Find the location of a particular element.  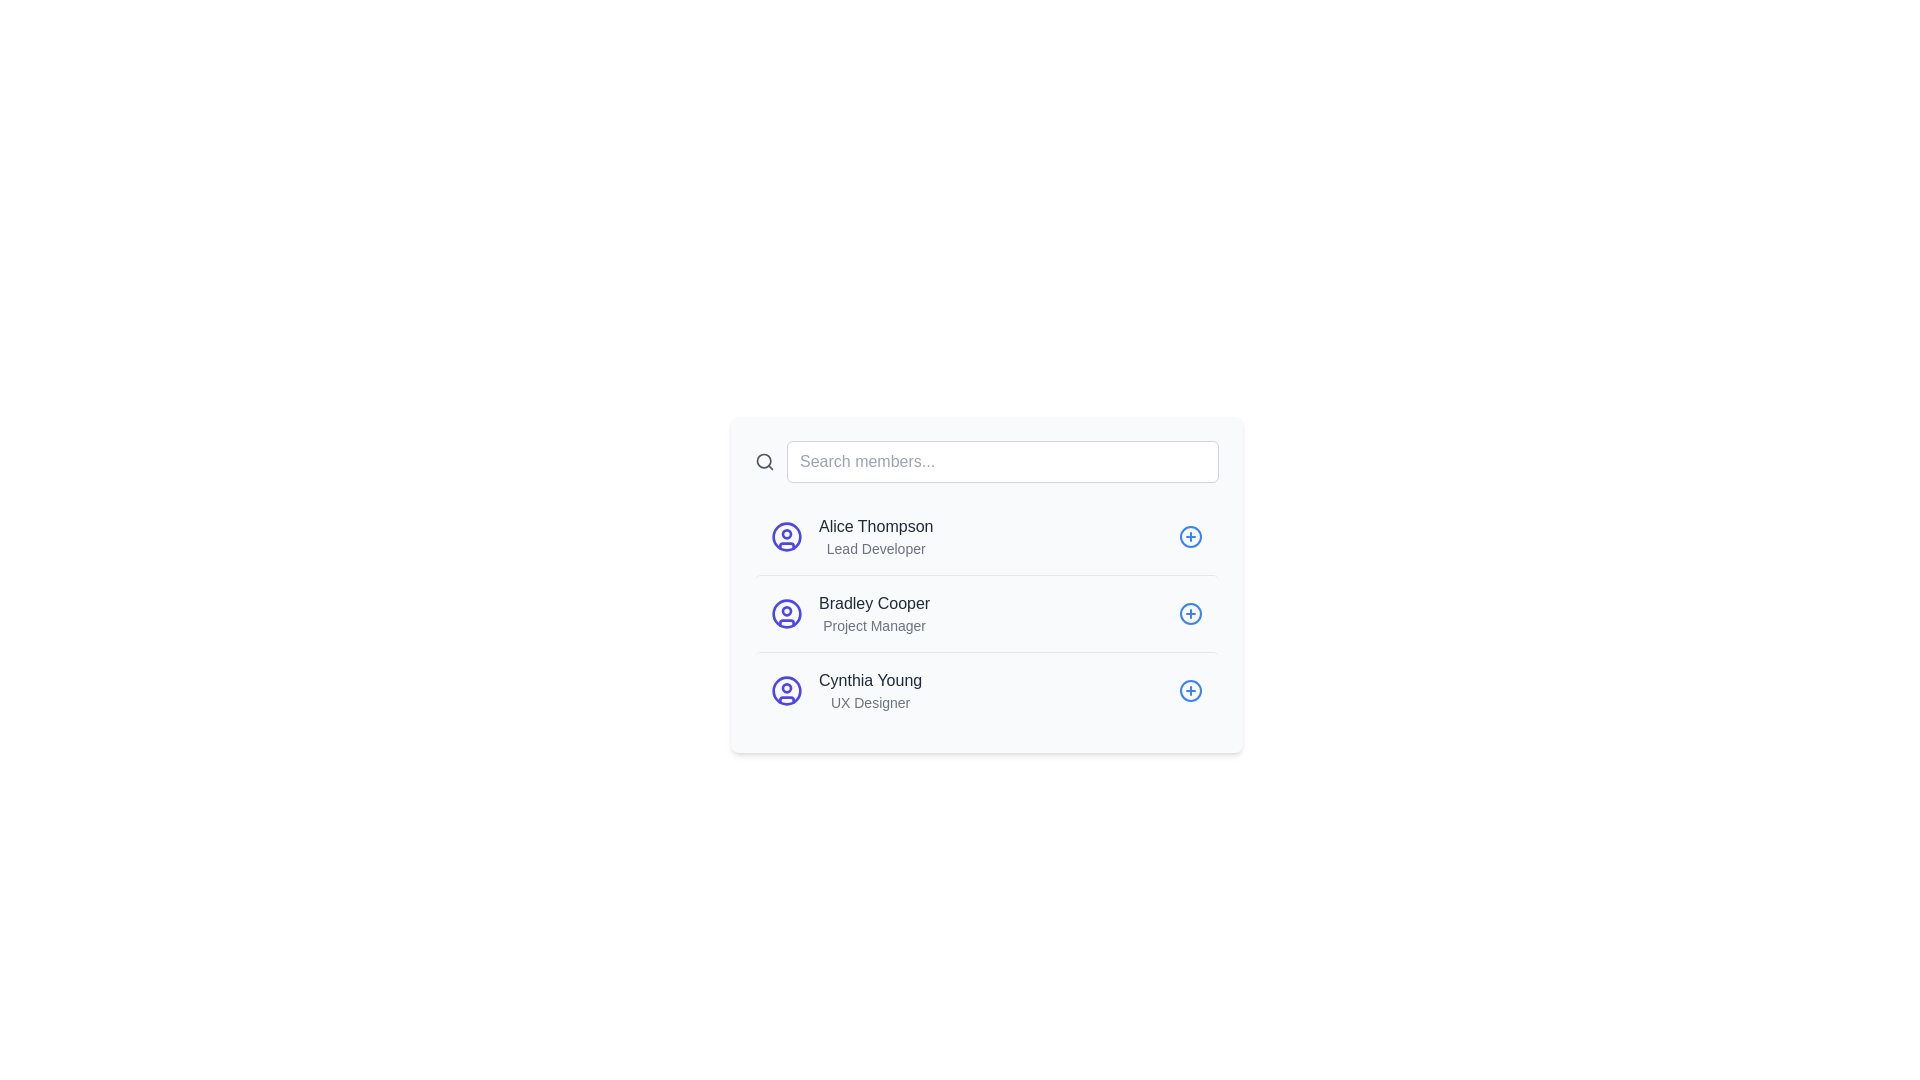

the action trigger button located to the right of 'Cynthia Young', a UX Designer is located at coordinates (1190, 689).